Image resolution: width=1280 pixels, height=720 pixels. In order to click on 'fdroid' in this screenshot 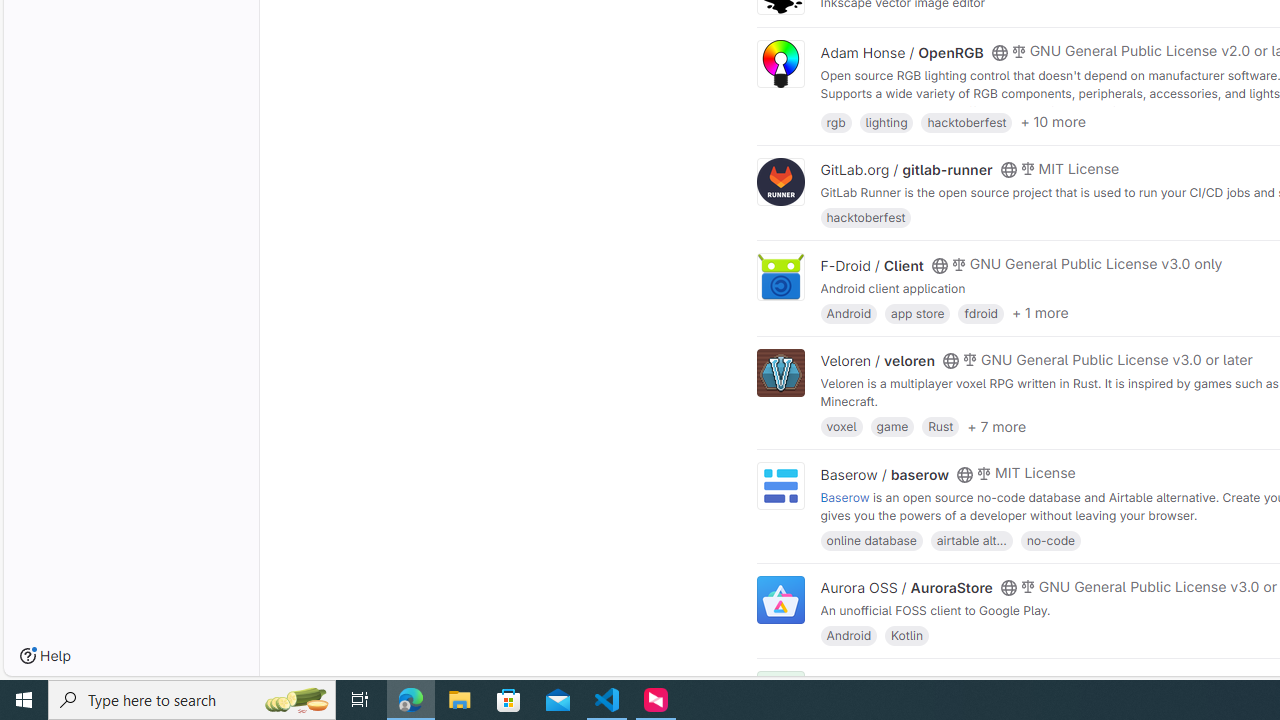, I will do `click(981, 312)`.